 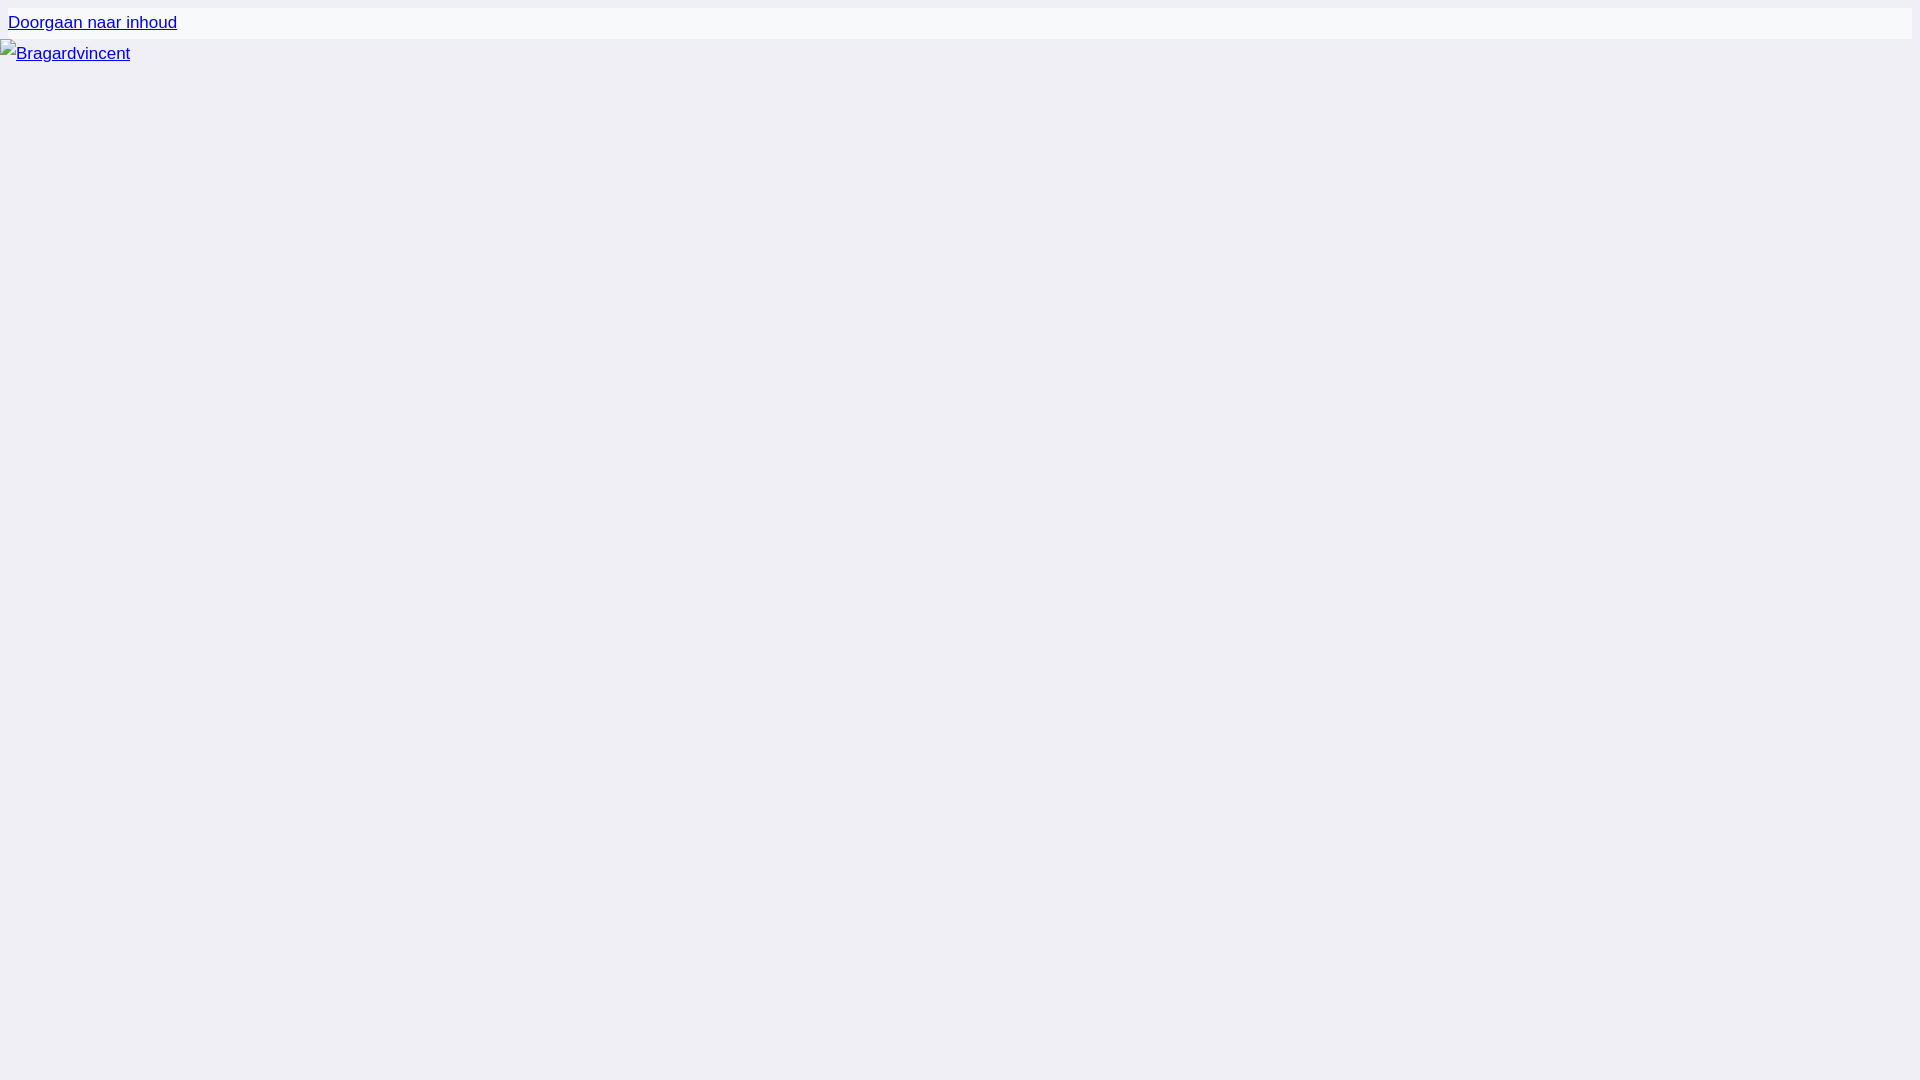 What do you see at coordinates (8, 22) in the screenshot?
I see `'Doorgaan naar inhoud'` at bounding box center [8, 22].